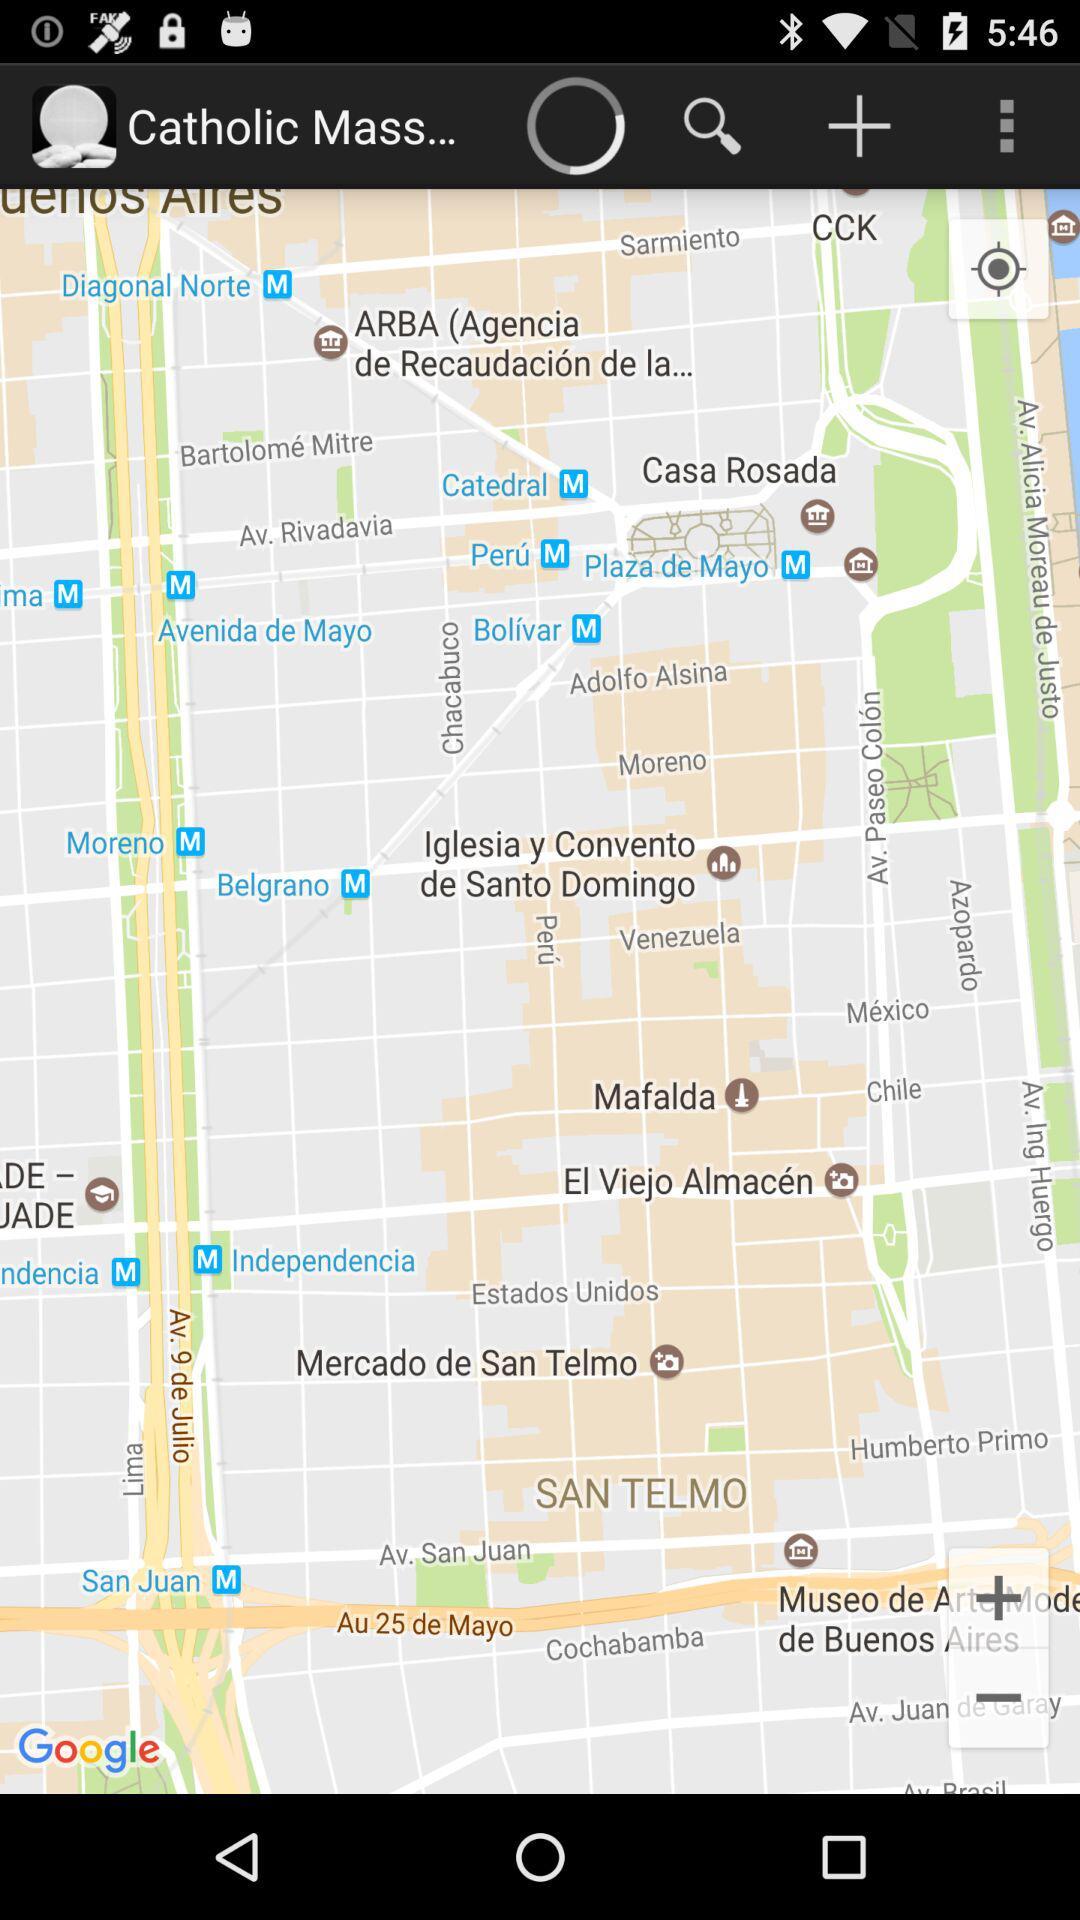  Describe the element at coordinates (998, 288) in the screenshot. I see `the location_crosshair icon` at that location.